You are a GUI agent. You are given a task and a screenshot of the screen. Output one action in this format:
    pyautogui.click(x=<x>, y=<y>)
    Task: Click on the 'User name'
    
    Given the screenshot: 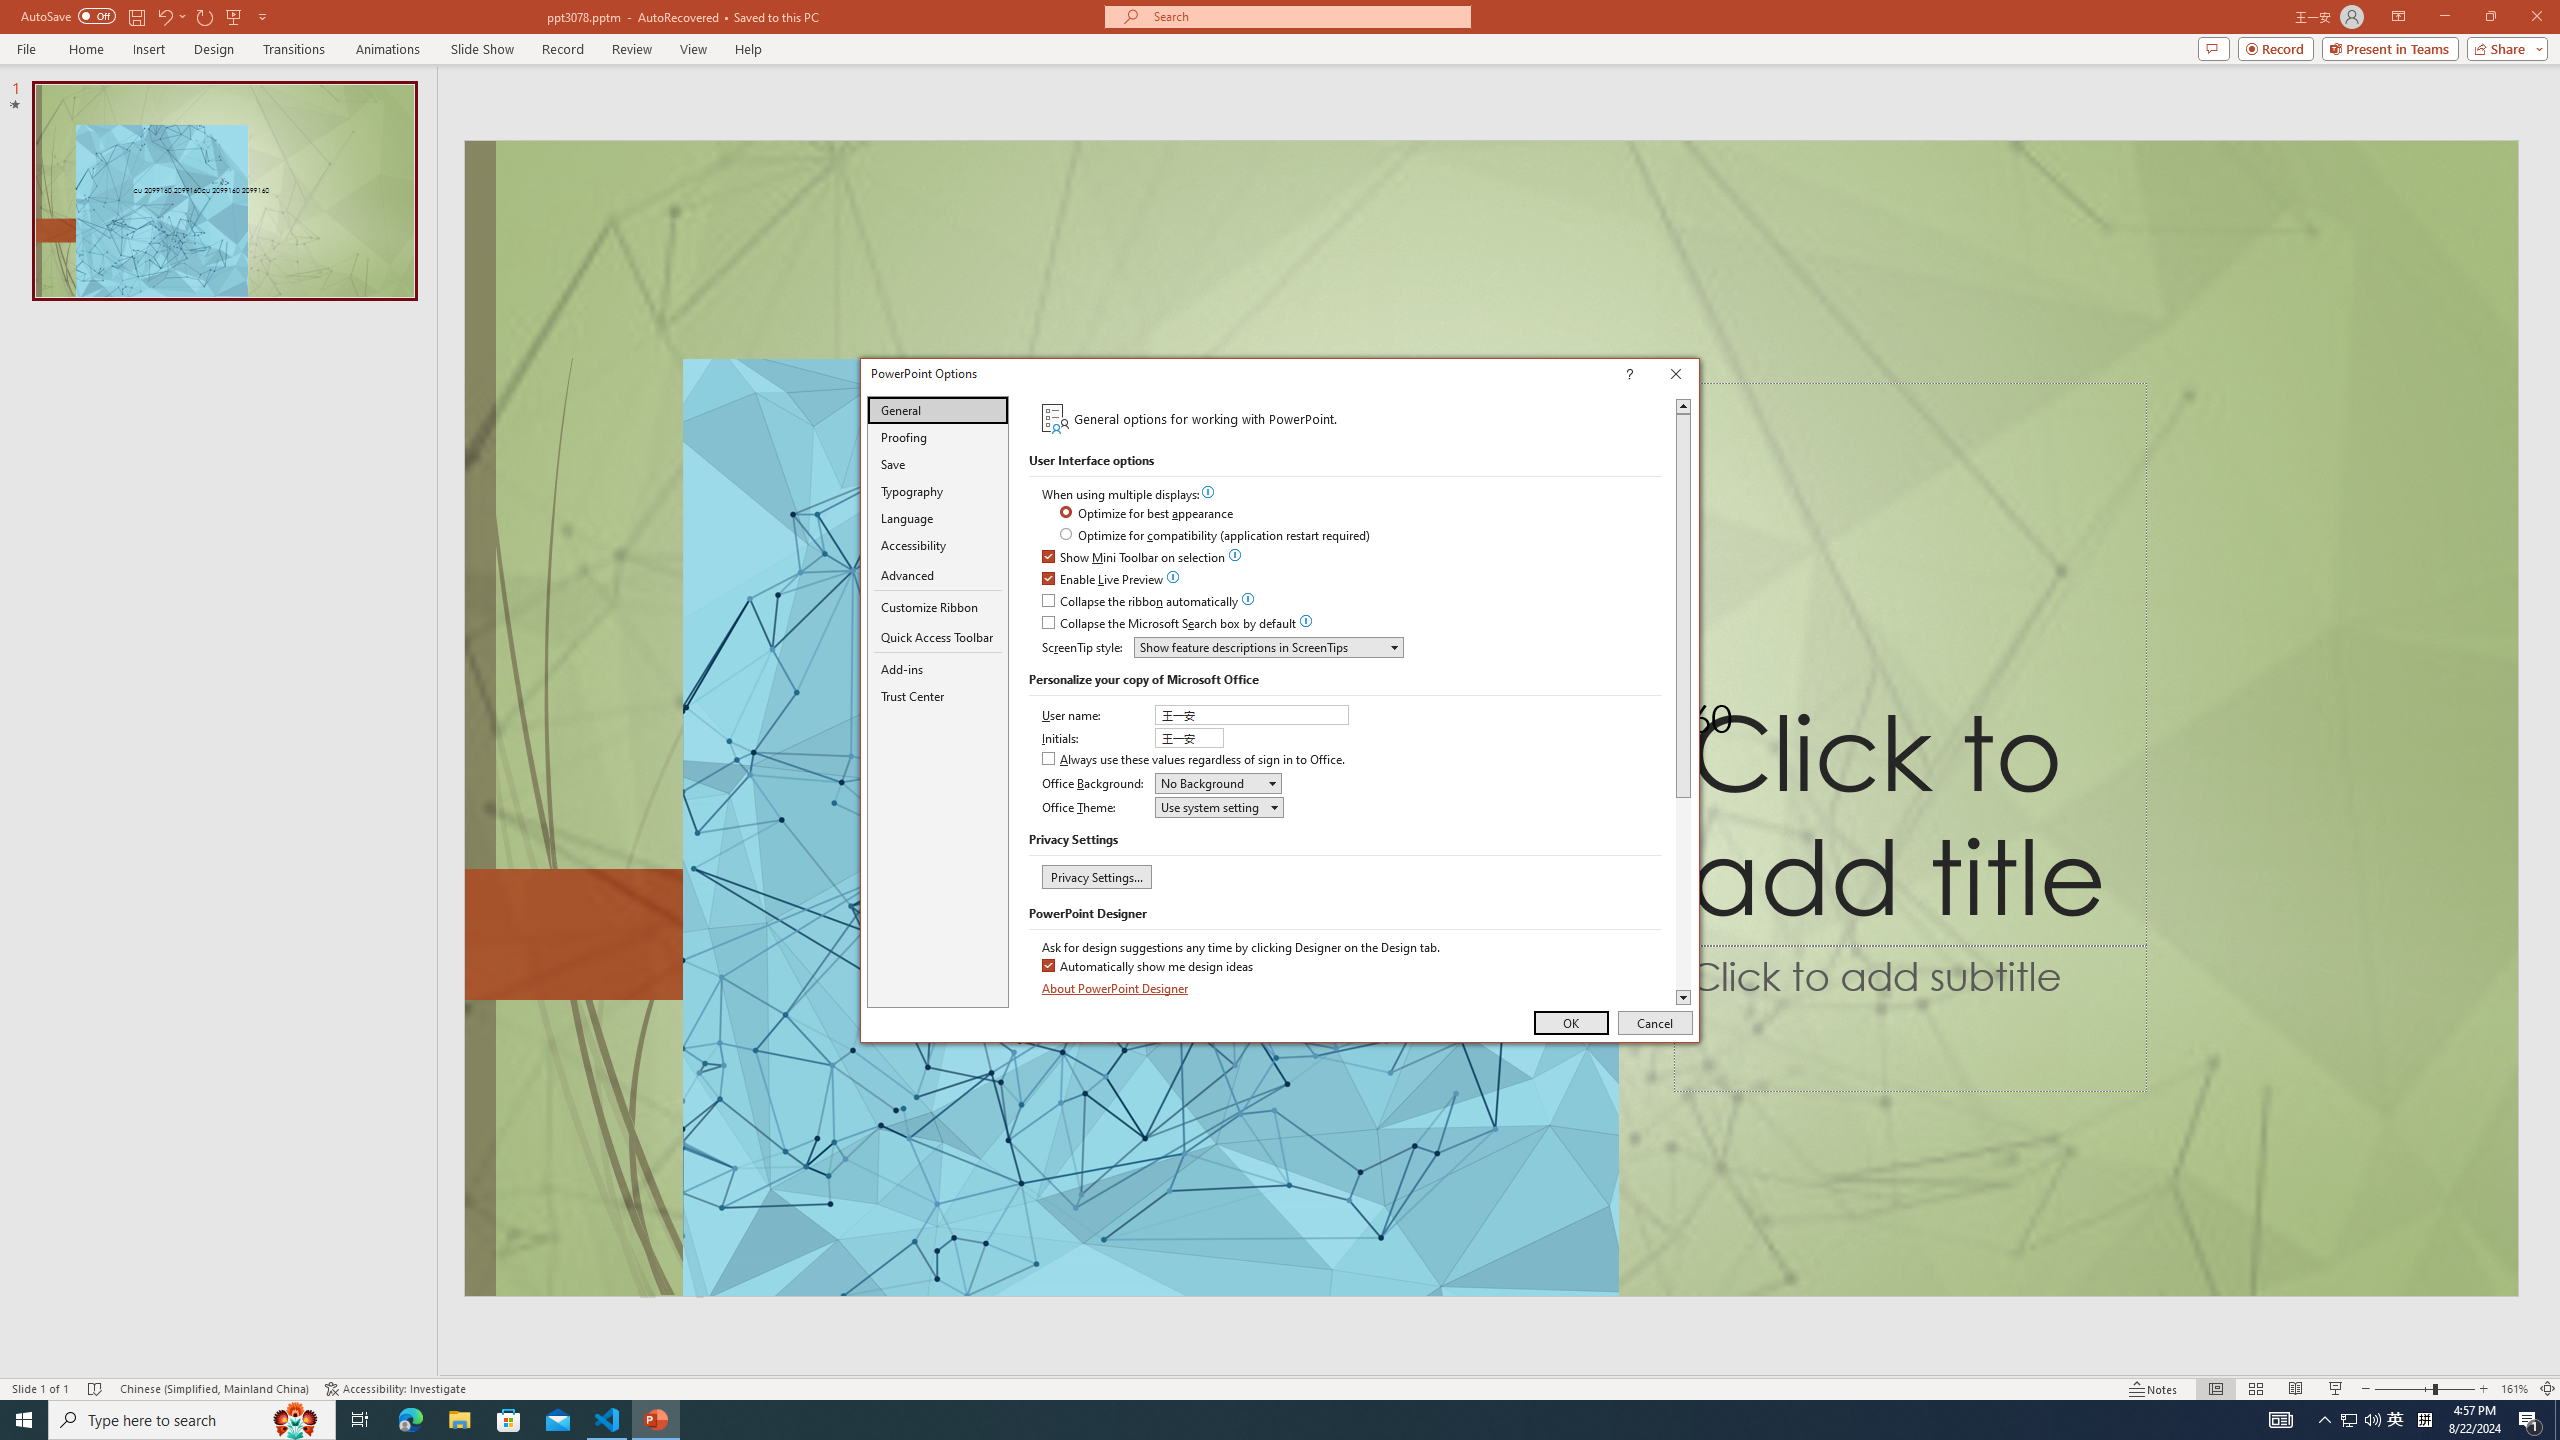 What is the action you would take?
    pyautogui.click(x=1252, y=713)
    